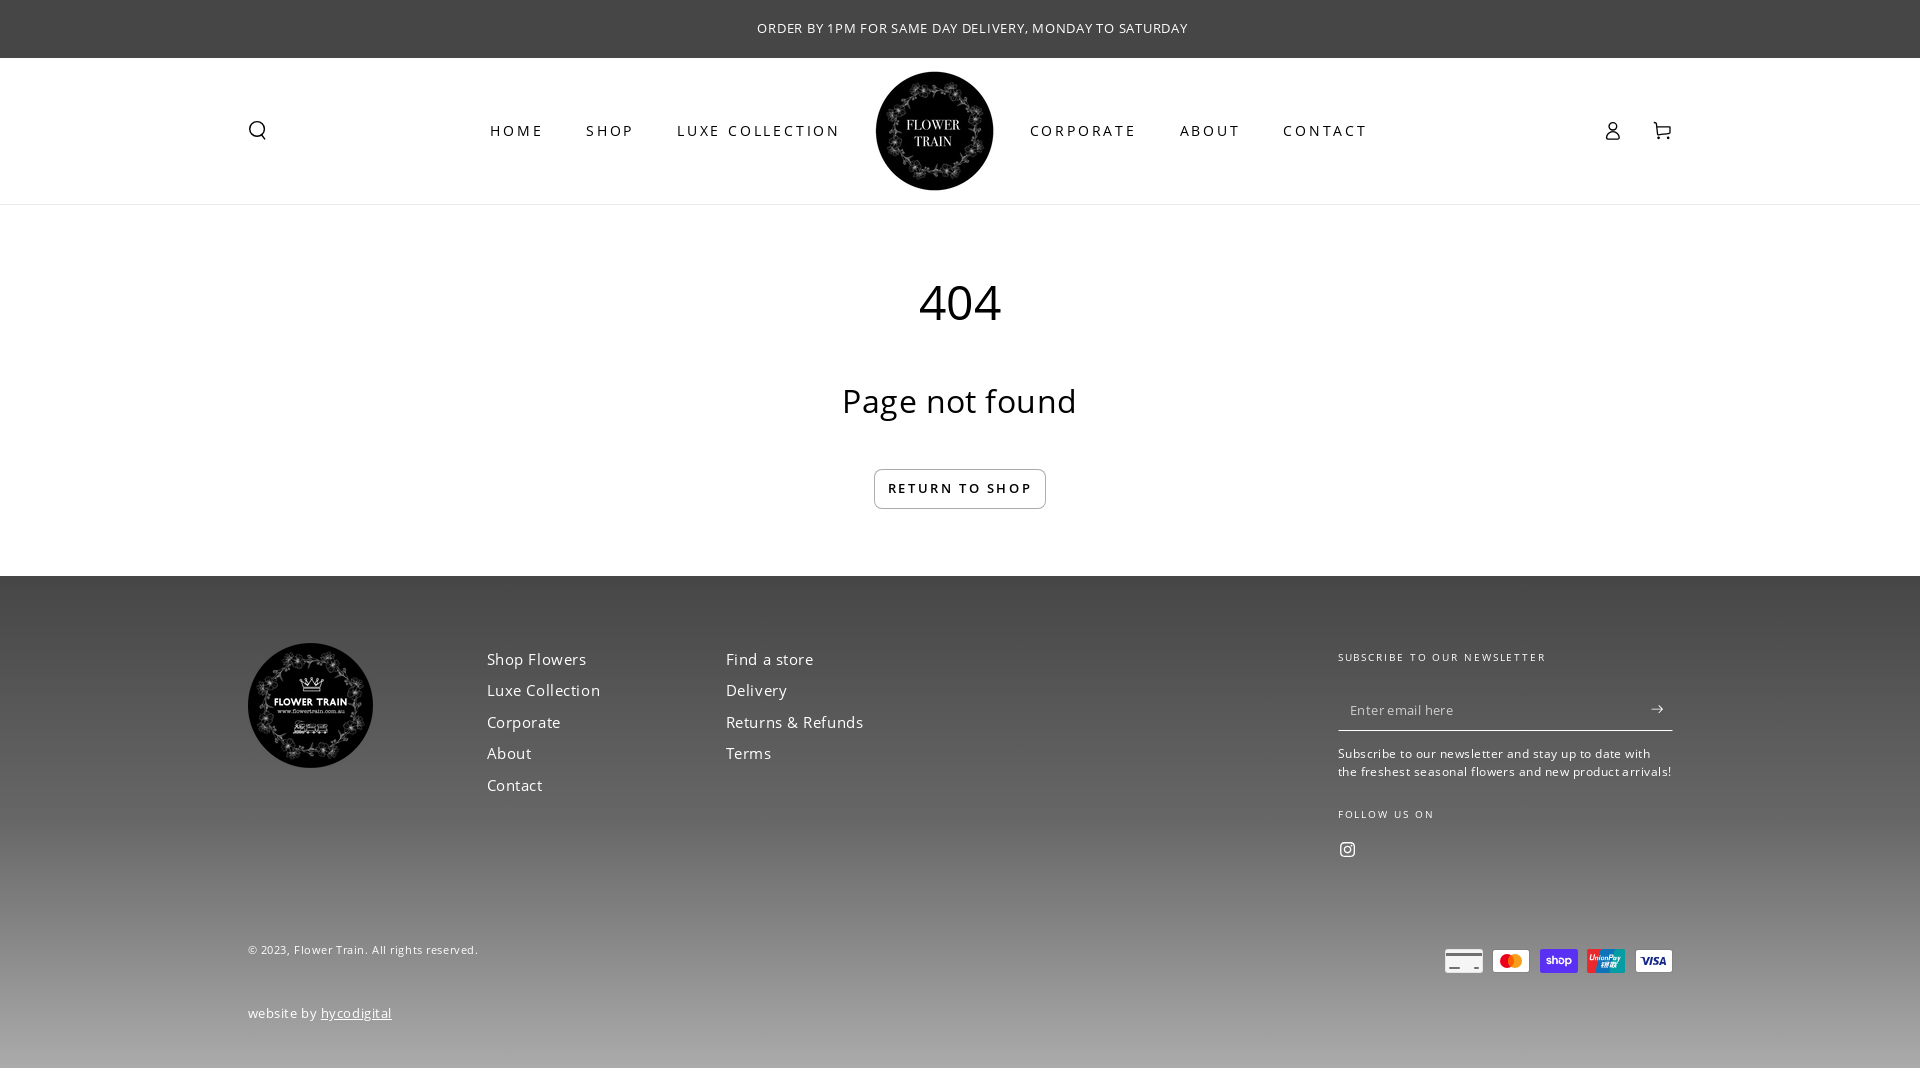 Image resolution: width=1920 pixels, height=1080 pixels. I want to click on 'Flower Train', so click(329, 948).